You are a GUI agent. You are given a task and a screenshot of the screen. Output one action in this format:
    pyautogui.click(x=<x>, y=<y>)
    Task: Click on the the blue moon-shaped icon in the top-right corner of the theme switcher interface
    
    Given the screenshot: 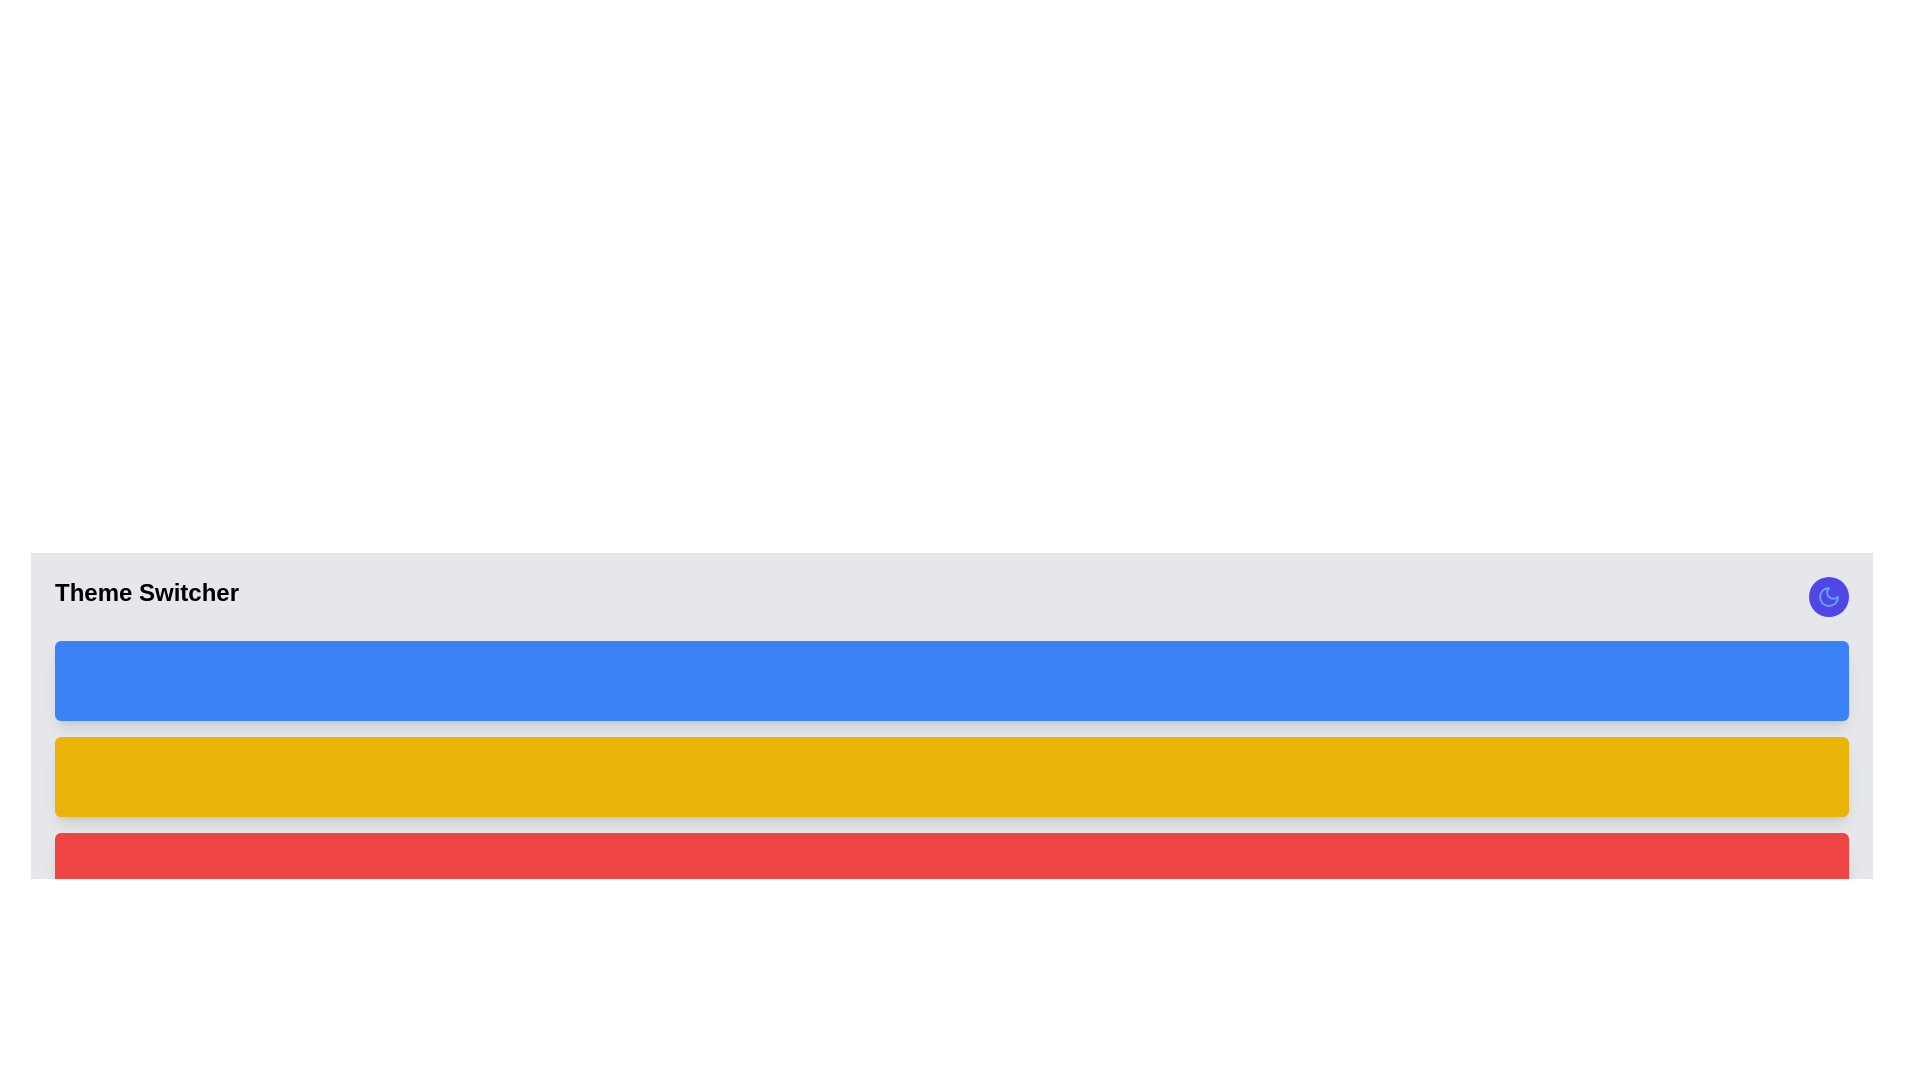 What is the action you would take?
    pyautogui.click(x=1828, y=596)
    